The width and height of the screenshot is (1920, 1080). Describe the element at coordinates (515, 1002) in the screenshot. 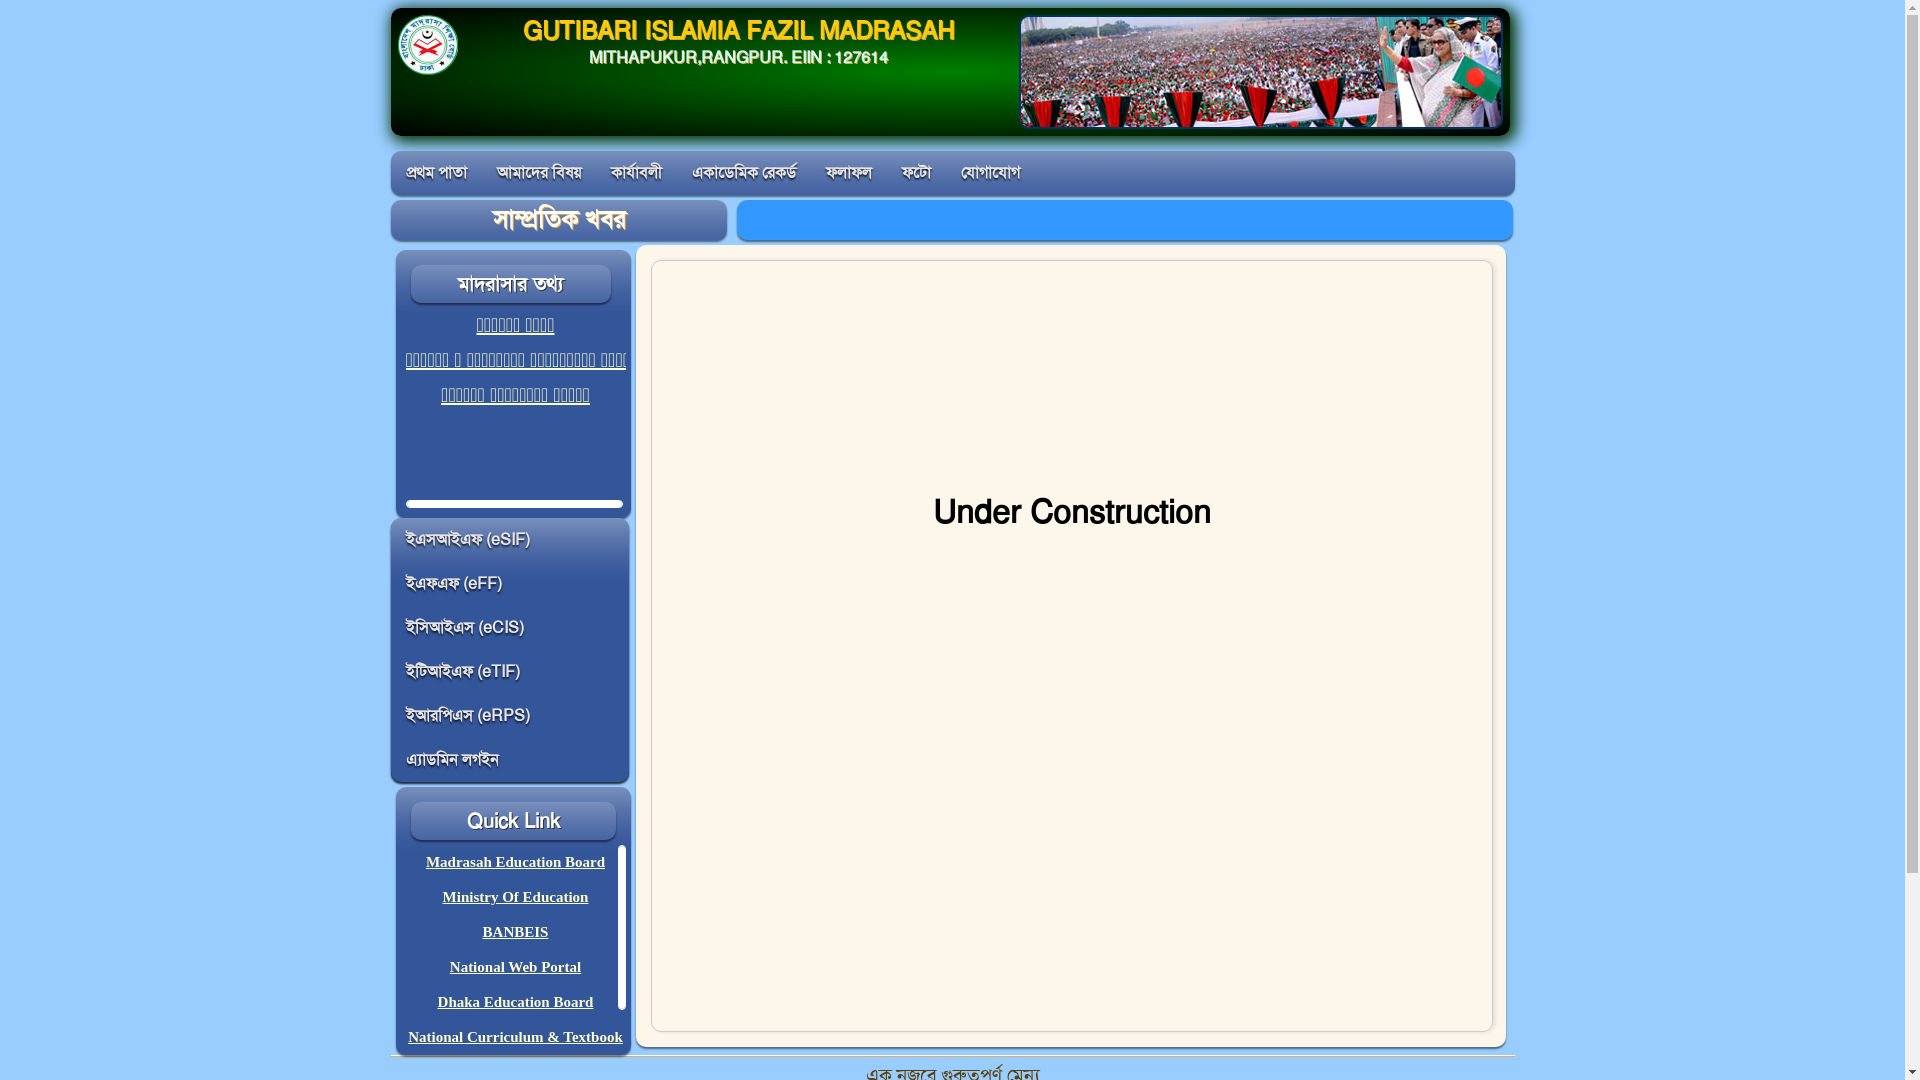

I see `'Dhaka Education Board'` at that location.